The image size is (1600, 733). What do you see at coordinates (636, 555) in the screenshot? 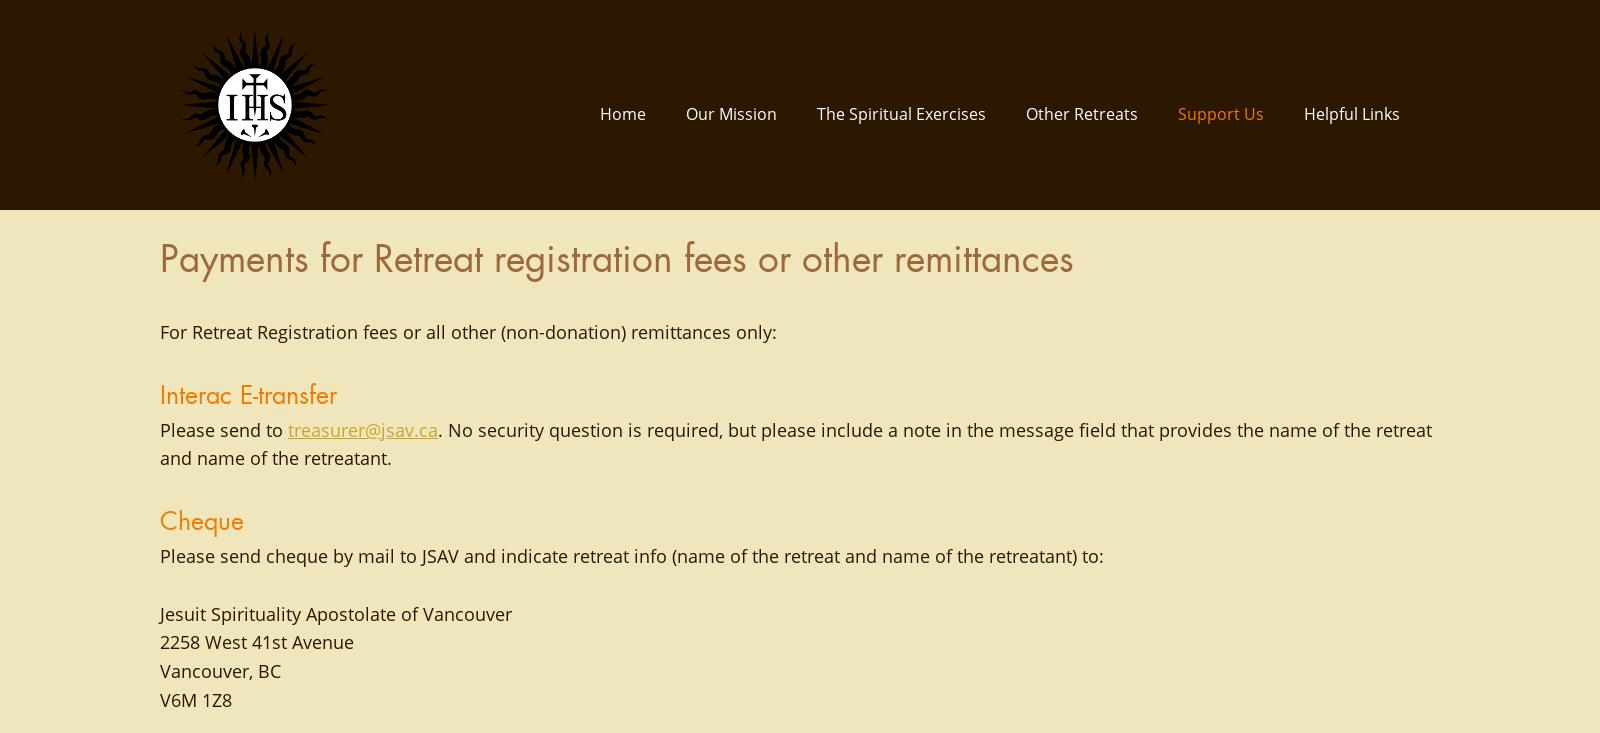
I see `'Please send cheque by mail to JSAV and indicate retreat info (name of the retreat and name of the retreatant) to:'` at bounding box center [636, 555].